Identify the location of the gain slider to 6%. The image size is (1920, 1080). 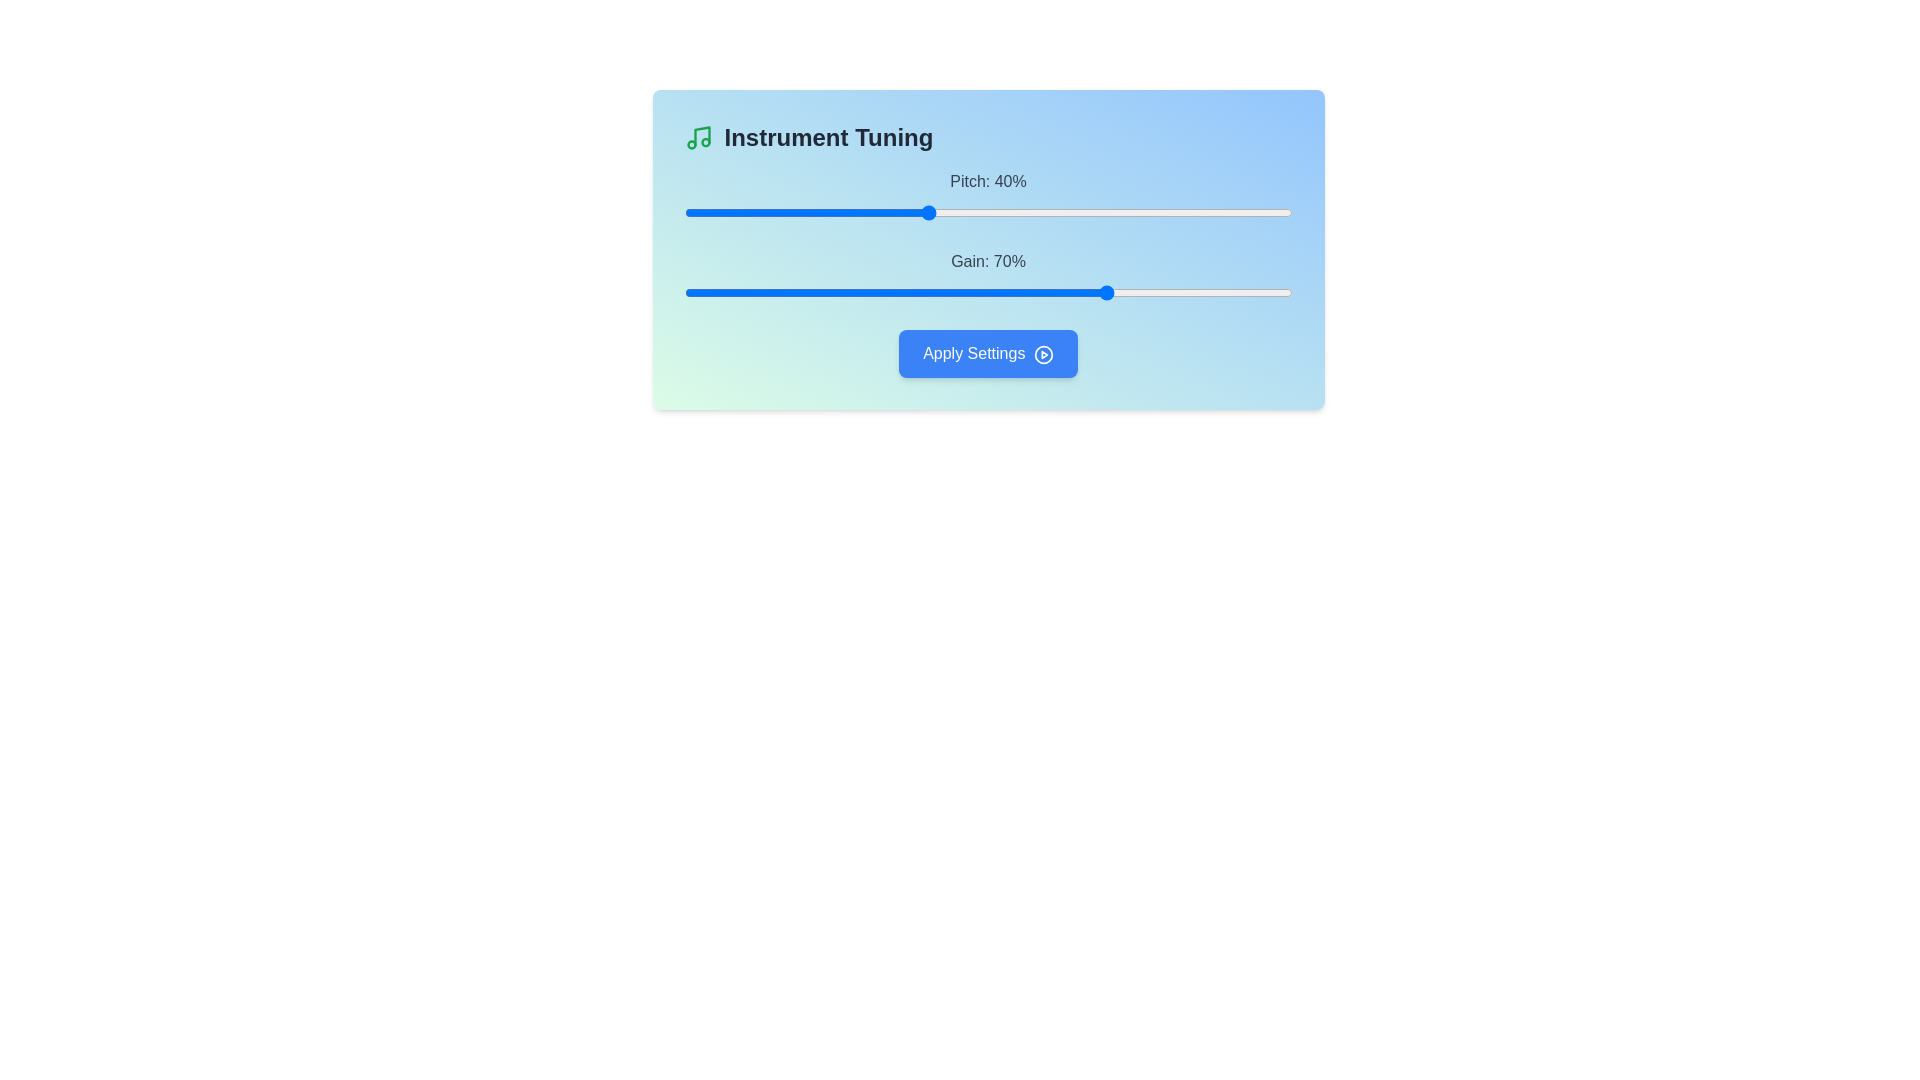
(720, 293).